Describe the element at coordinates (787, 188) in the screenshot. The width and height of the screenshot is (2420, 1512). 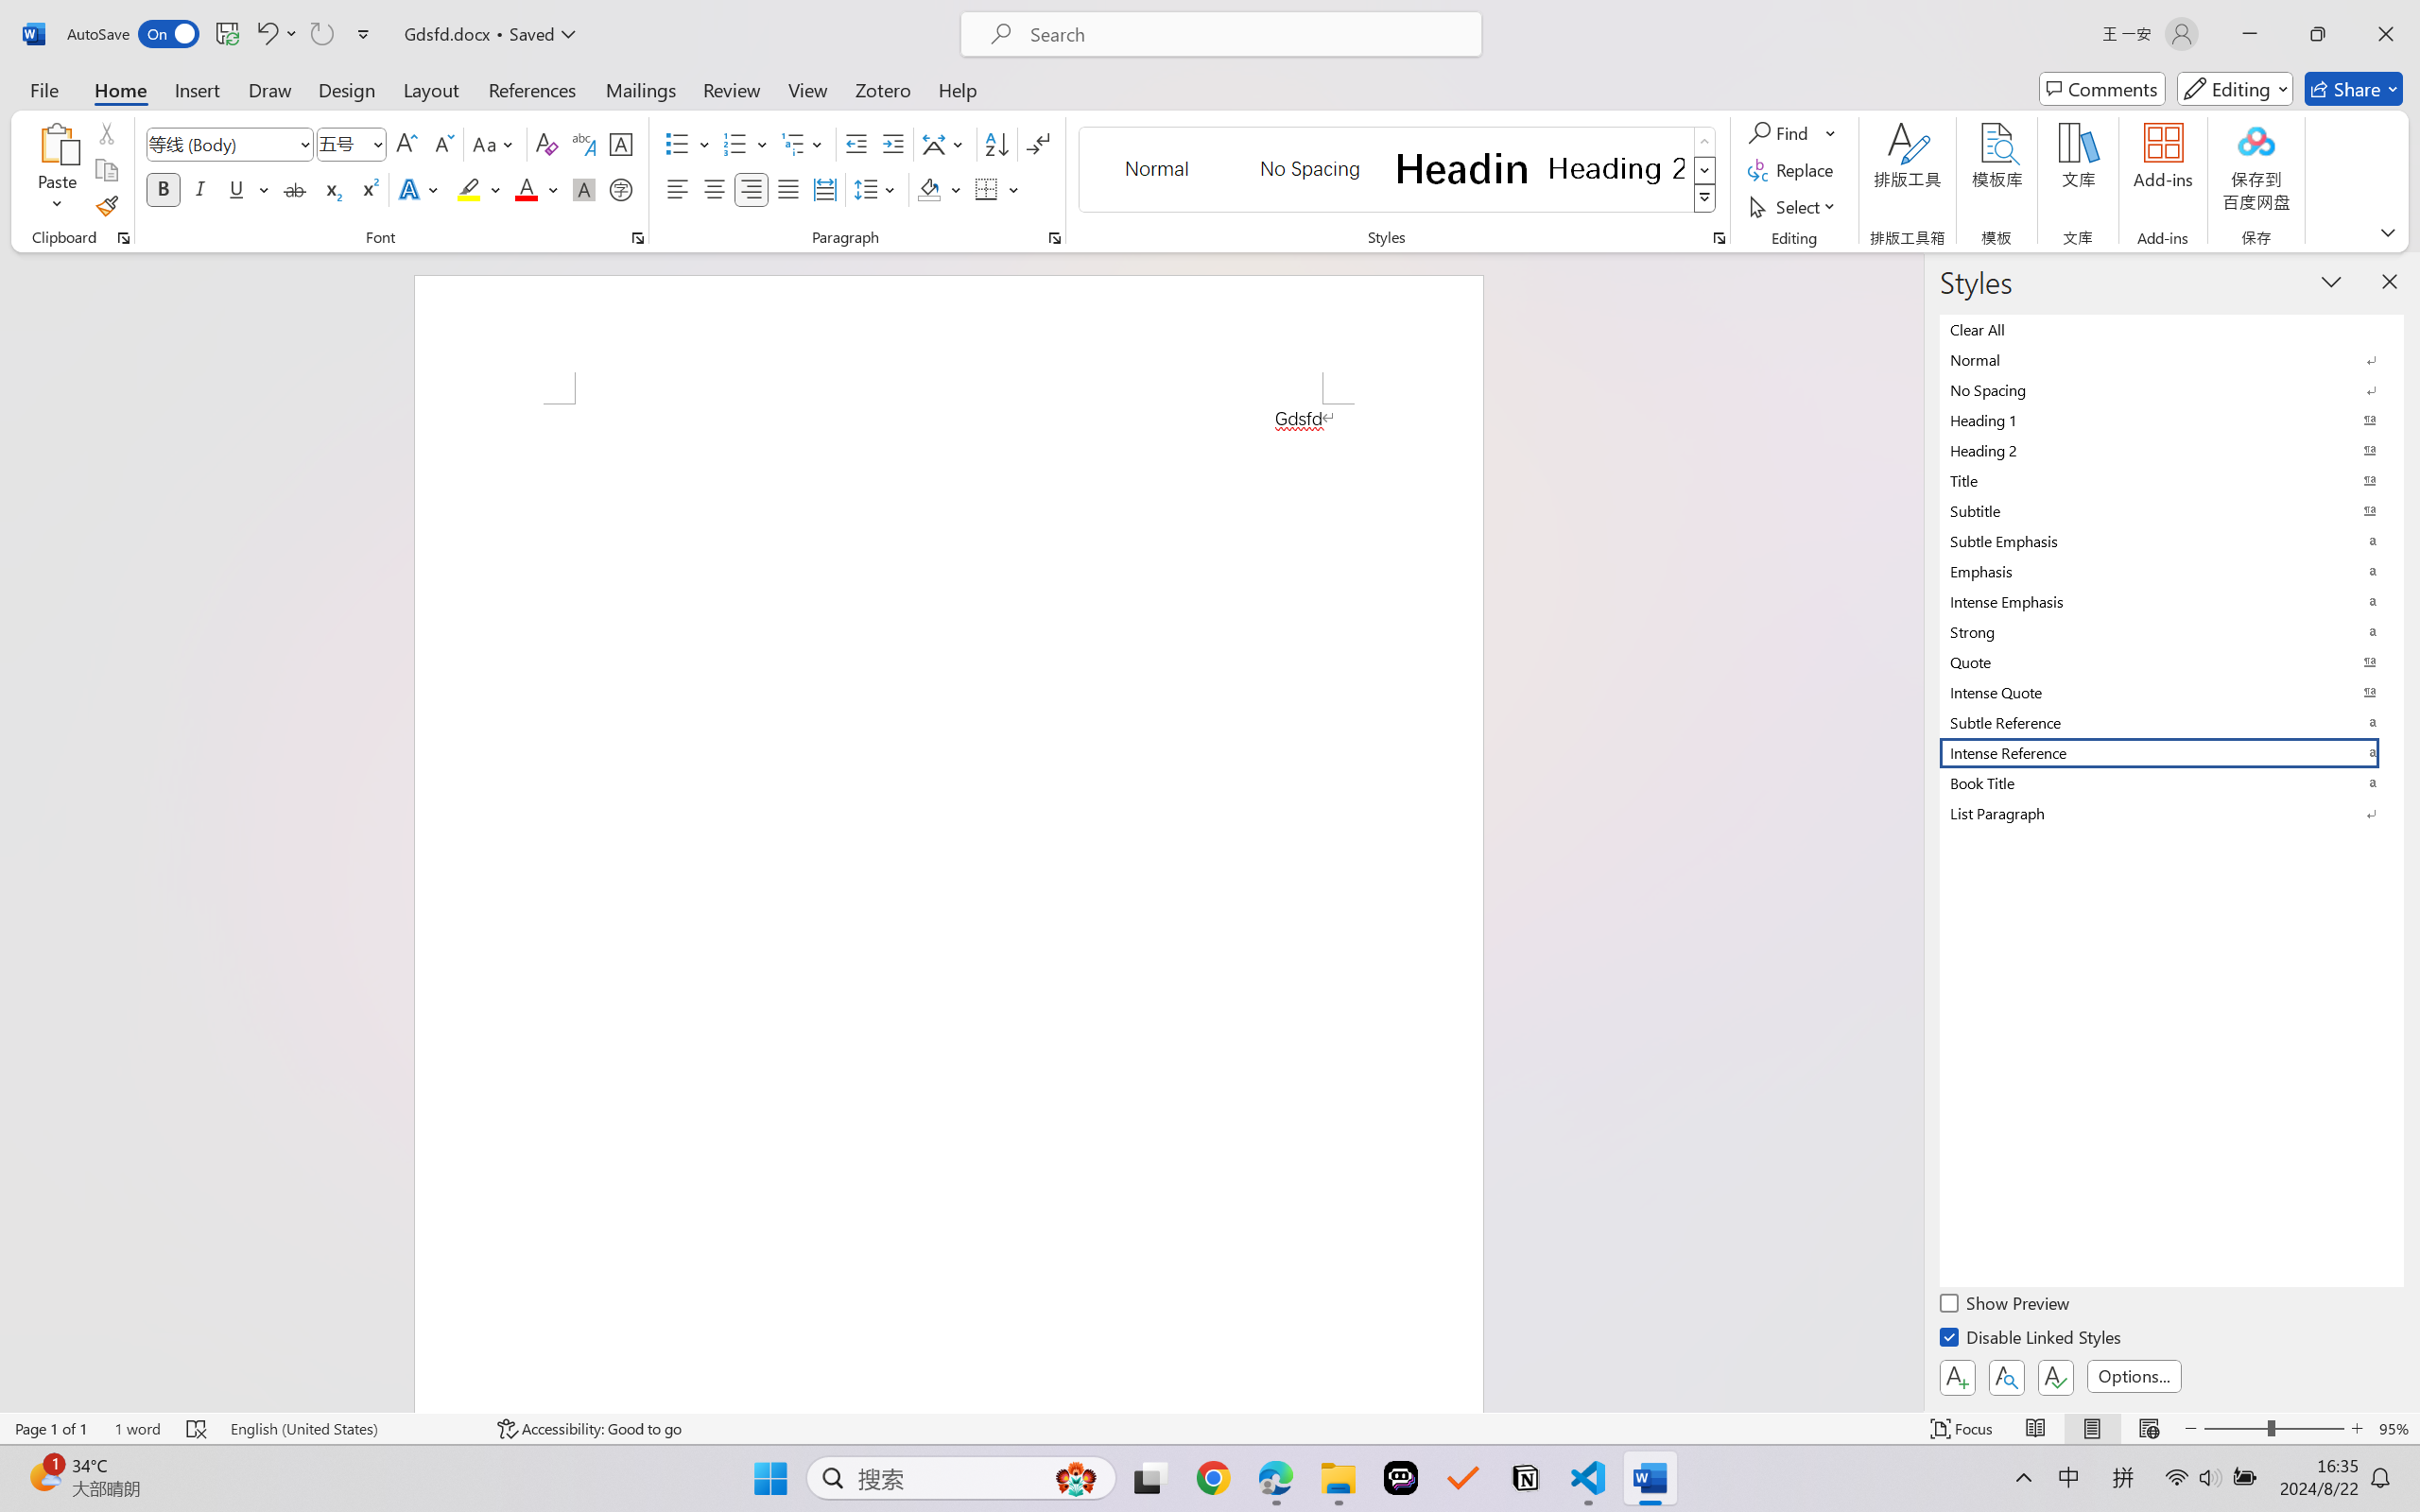
I see `'Justify'` at that location.